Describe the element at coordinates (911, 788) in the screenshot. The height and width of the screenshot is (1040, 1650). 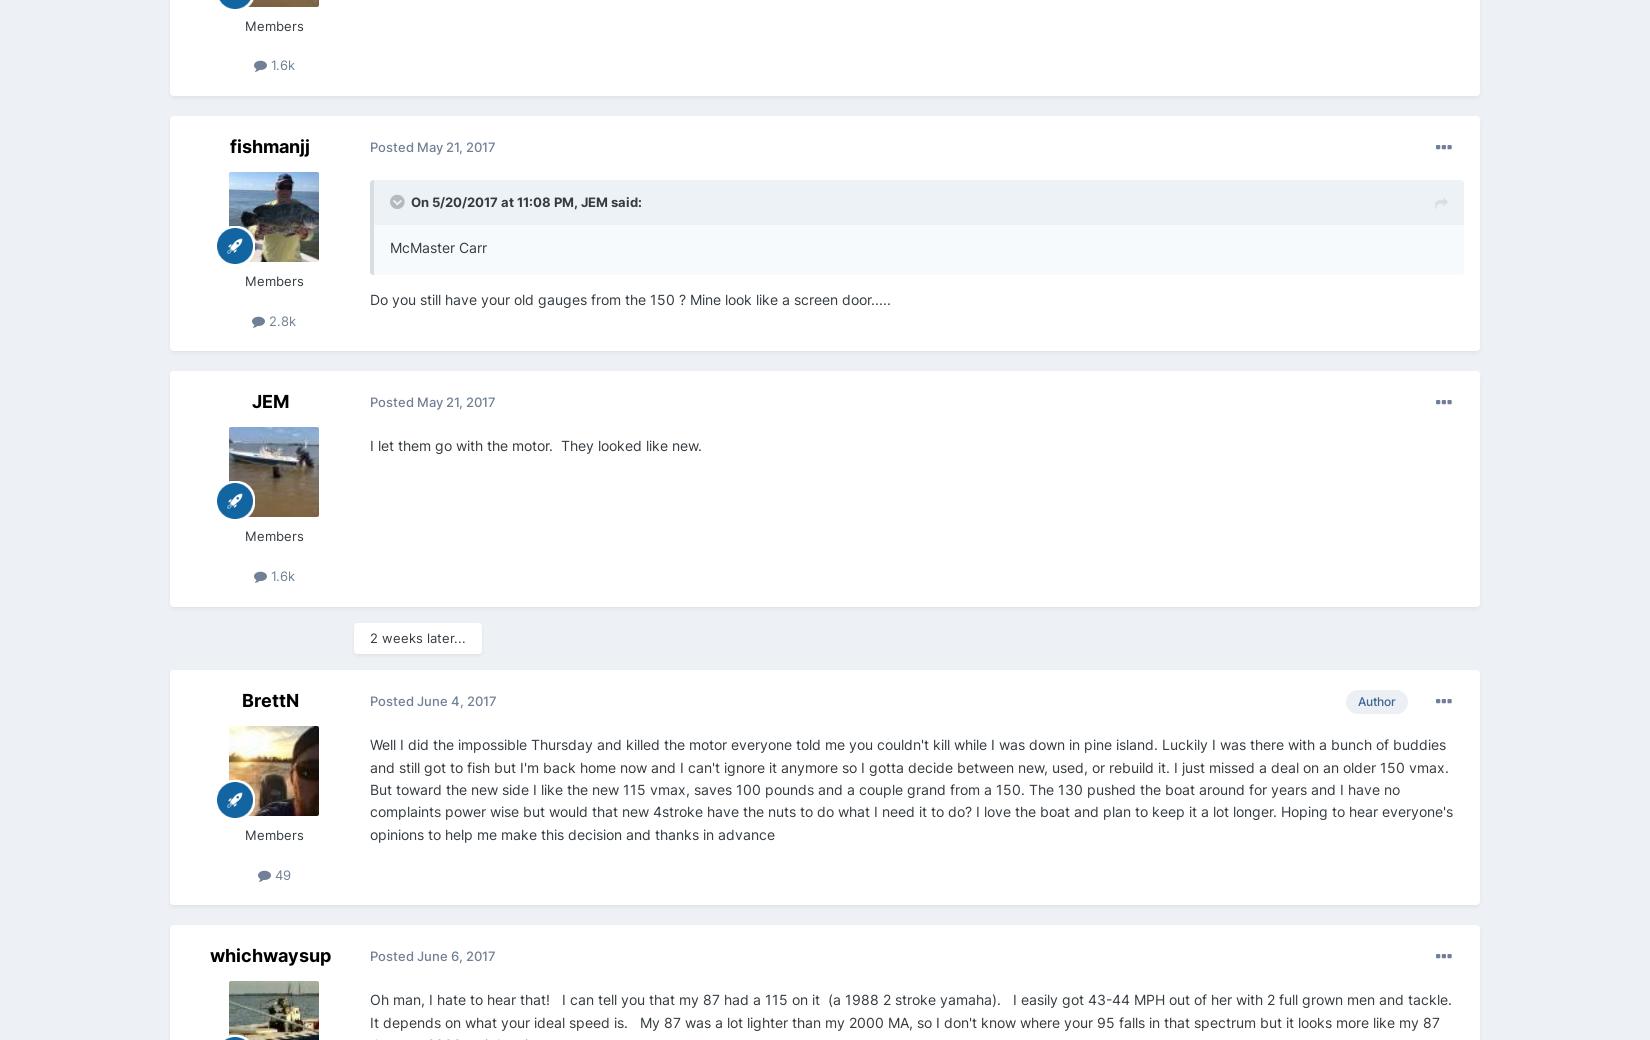
I see `'Well I did the impossible Thursday and killed the motor everyone told me you couldn't kill while I was down in pine island. Luckily I was there with a bunch of buddies and still got to fish but I'm back home now and I can't ignore it anymore so I gotta decide between new, used, or rebuild it. I just missed a deal on an older 150 vmax. But toward the new side I like the new 115 vmax, saves 100 pounds and a couple grand from a 150. The 130 pushed the boat around for years and I have no complaints power wise but would that new 4stroke have the nuts to do what I need it to do? I love the boat and plan to keep it a lot longer. Hoping to hear everyone's opinions to help me make this decision and thanks in advance'` at that location.